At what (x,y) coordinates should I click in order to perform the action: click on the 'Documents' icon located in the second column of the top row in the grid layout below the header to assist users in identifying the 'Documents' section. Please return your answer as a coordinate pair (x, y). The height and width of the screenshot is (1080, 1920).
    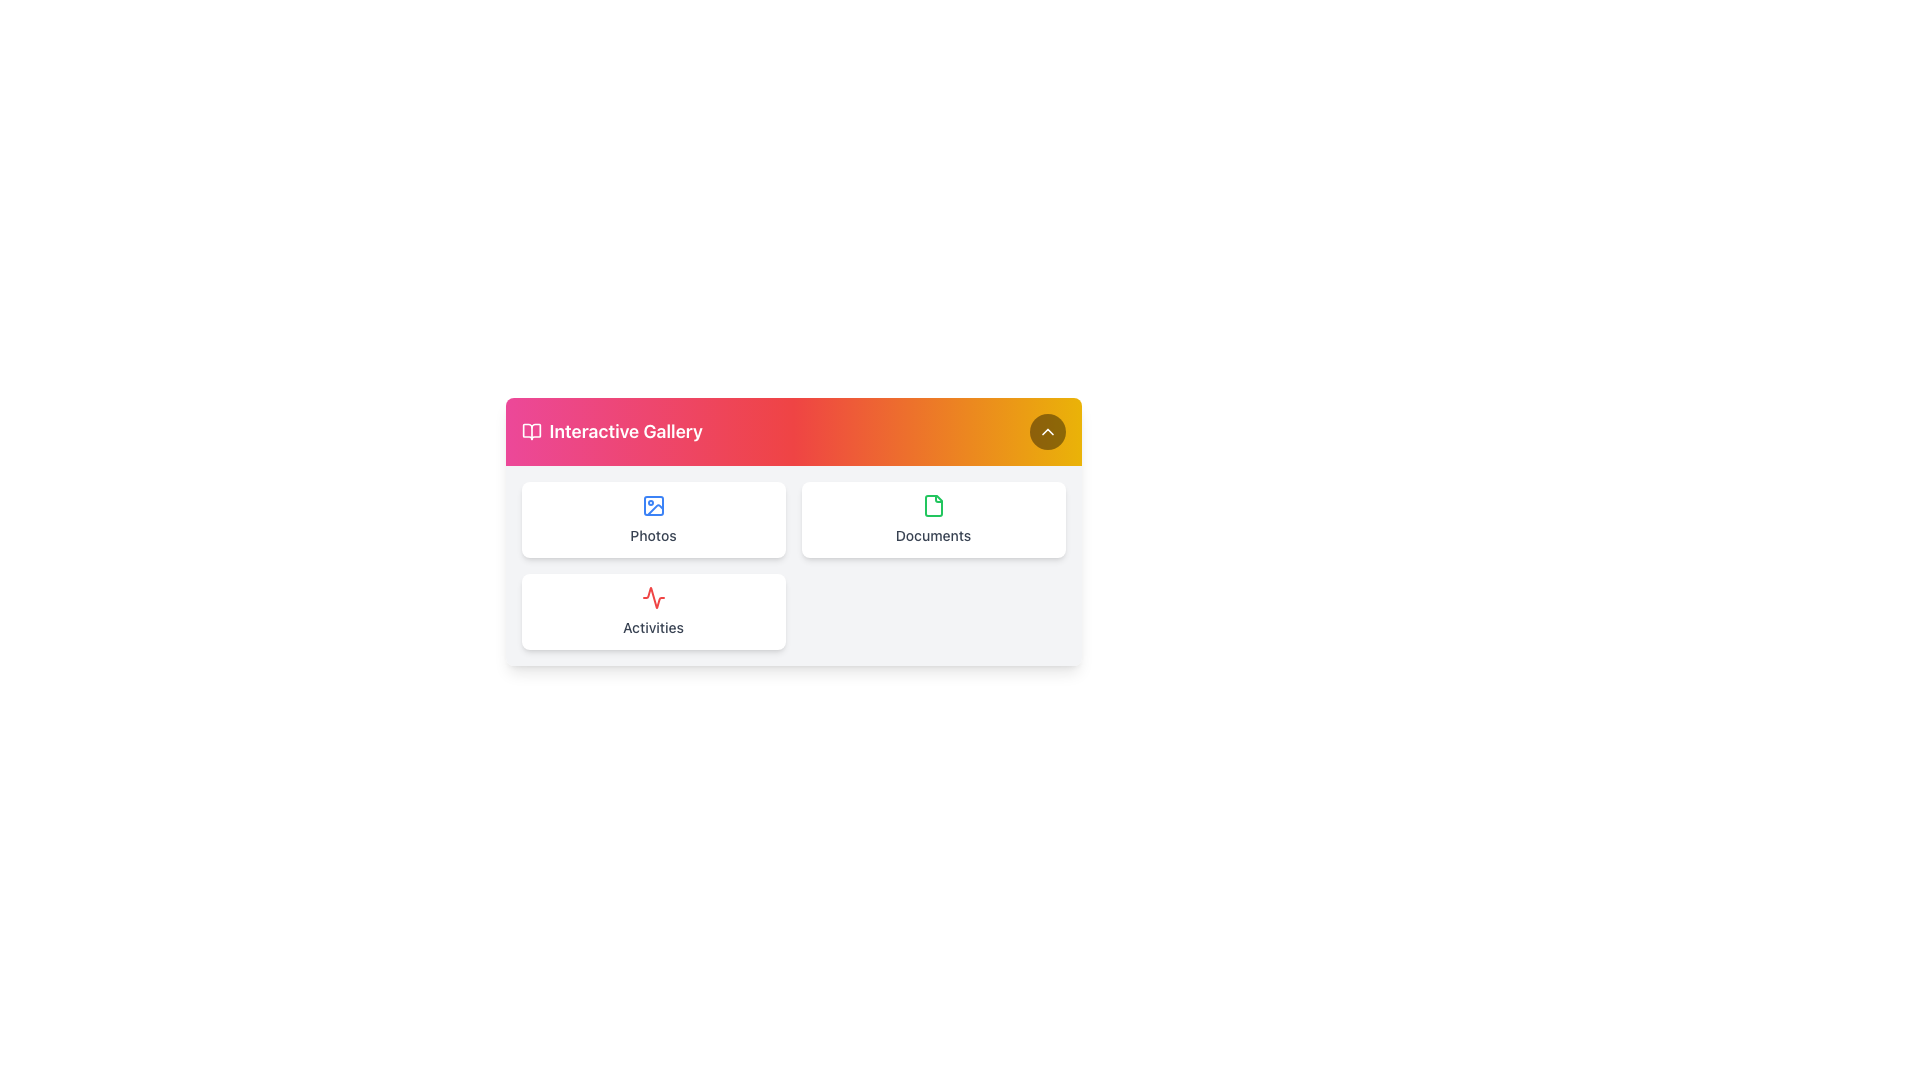
    Looking at the image, I should click on (932, 504).